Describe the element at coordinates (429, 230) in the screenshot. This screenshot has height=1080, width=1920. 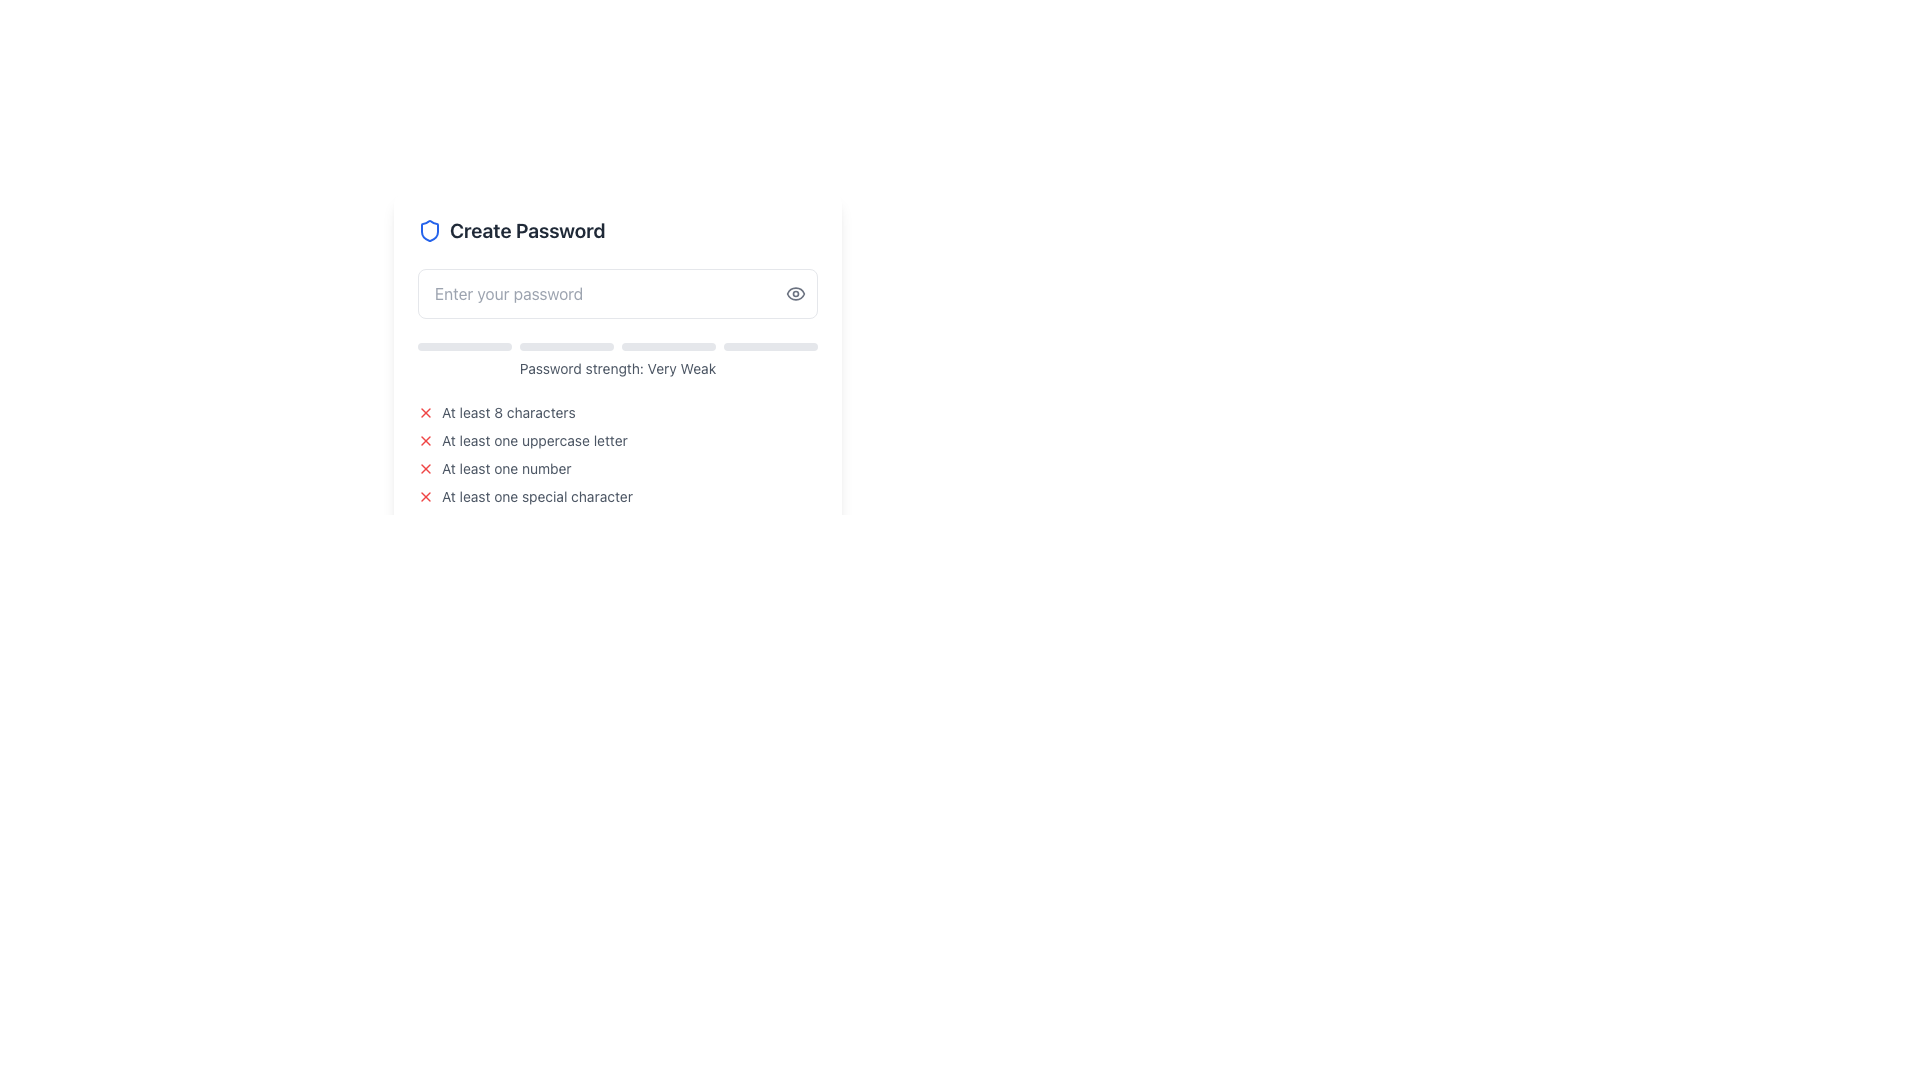
I see `the shield-shaped icon with a blue outline, positioned to the left of the 'Create Password' text` at that location.